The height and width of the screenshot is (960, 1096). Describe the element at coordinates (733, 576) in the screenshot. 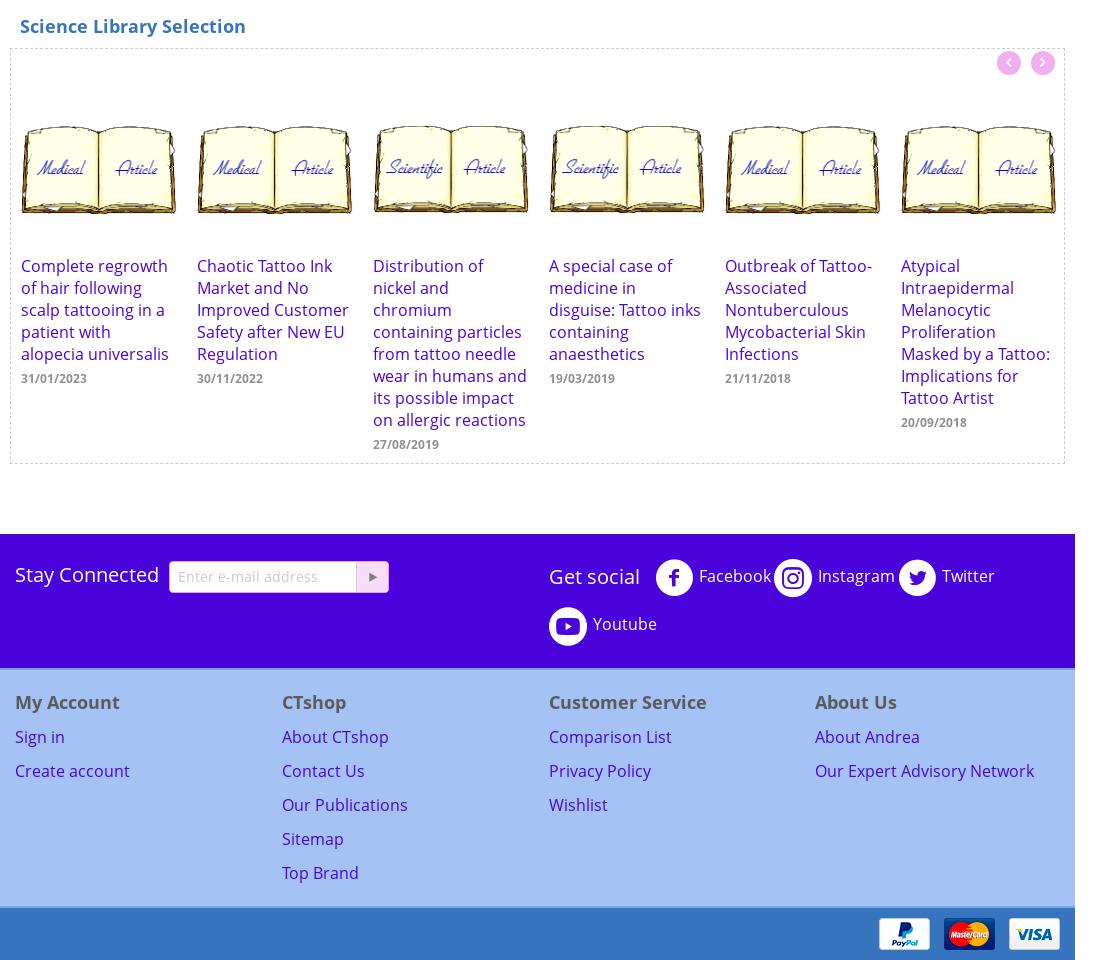

I see `'Facebook'` at that location.